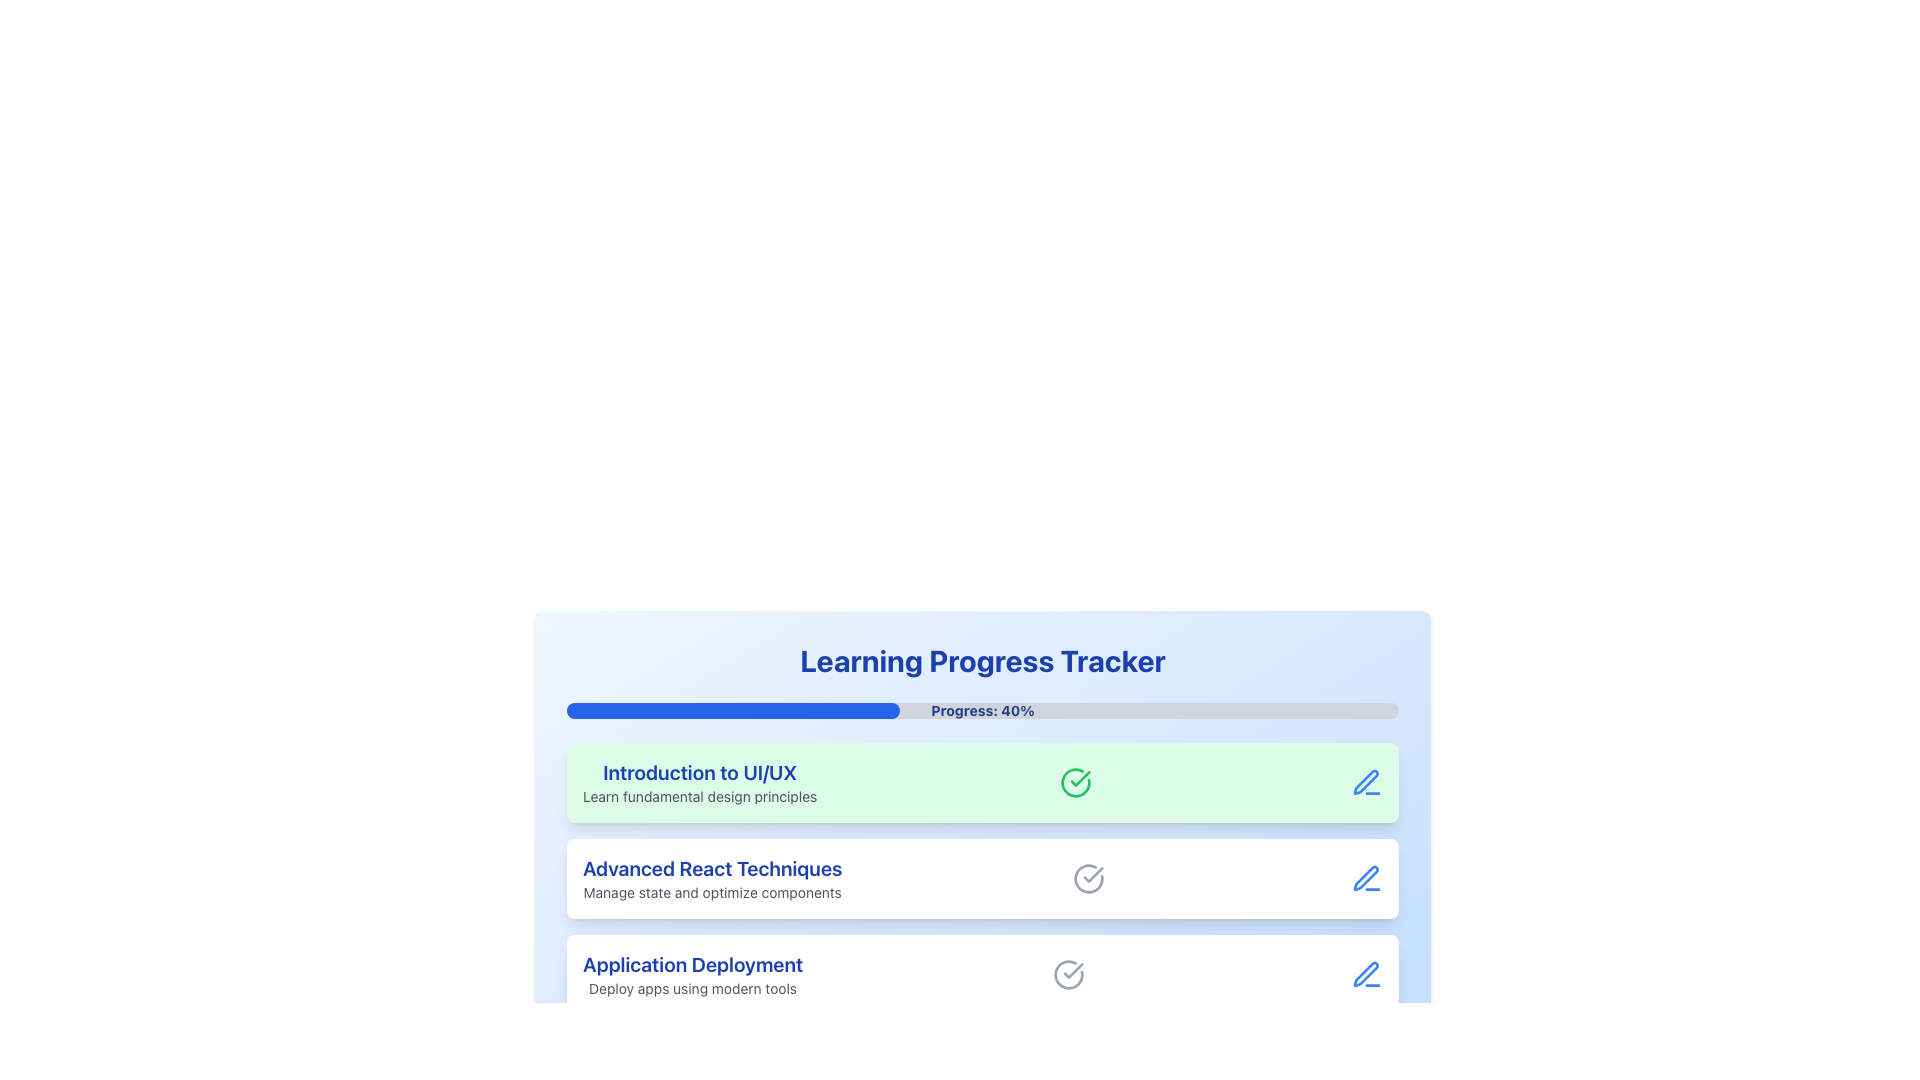 The height and width of the screenshot is (1080, 1920). Describe the element at coordinates (732, 709) in the screenshot. I see `the blue progress indicator bar, which is a rounded rectangular element occupying approximately 40% of the width of a light-gray progress bar, located below the title 'Learning Progress Tracker'` at that location.